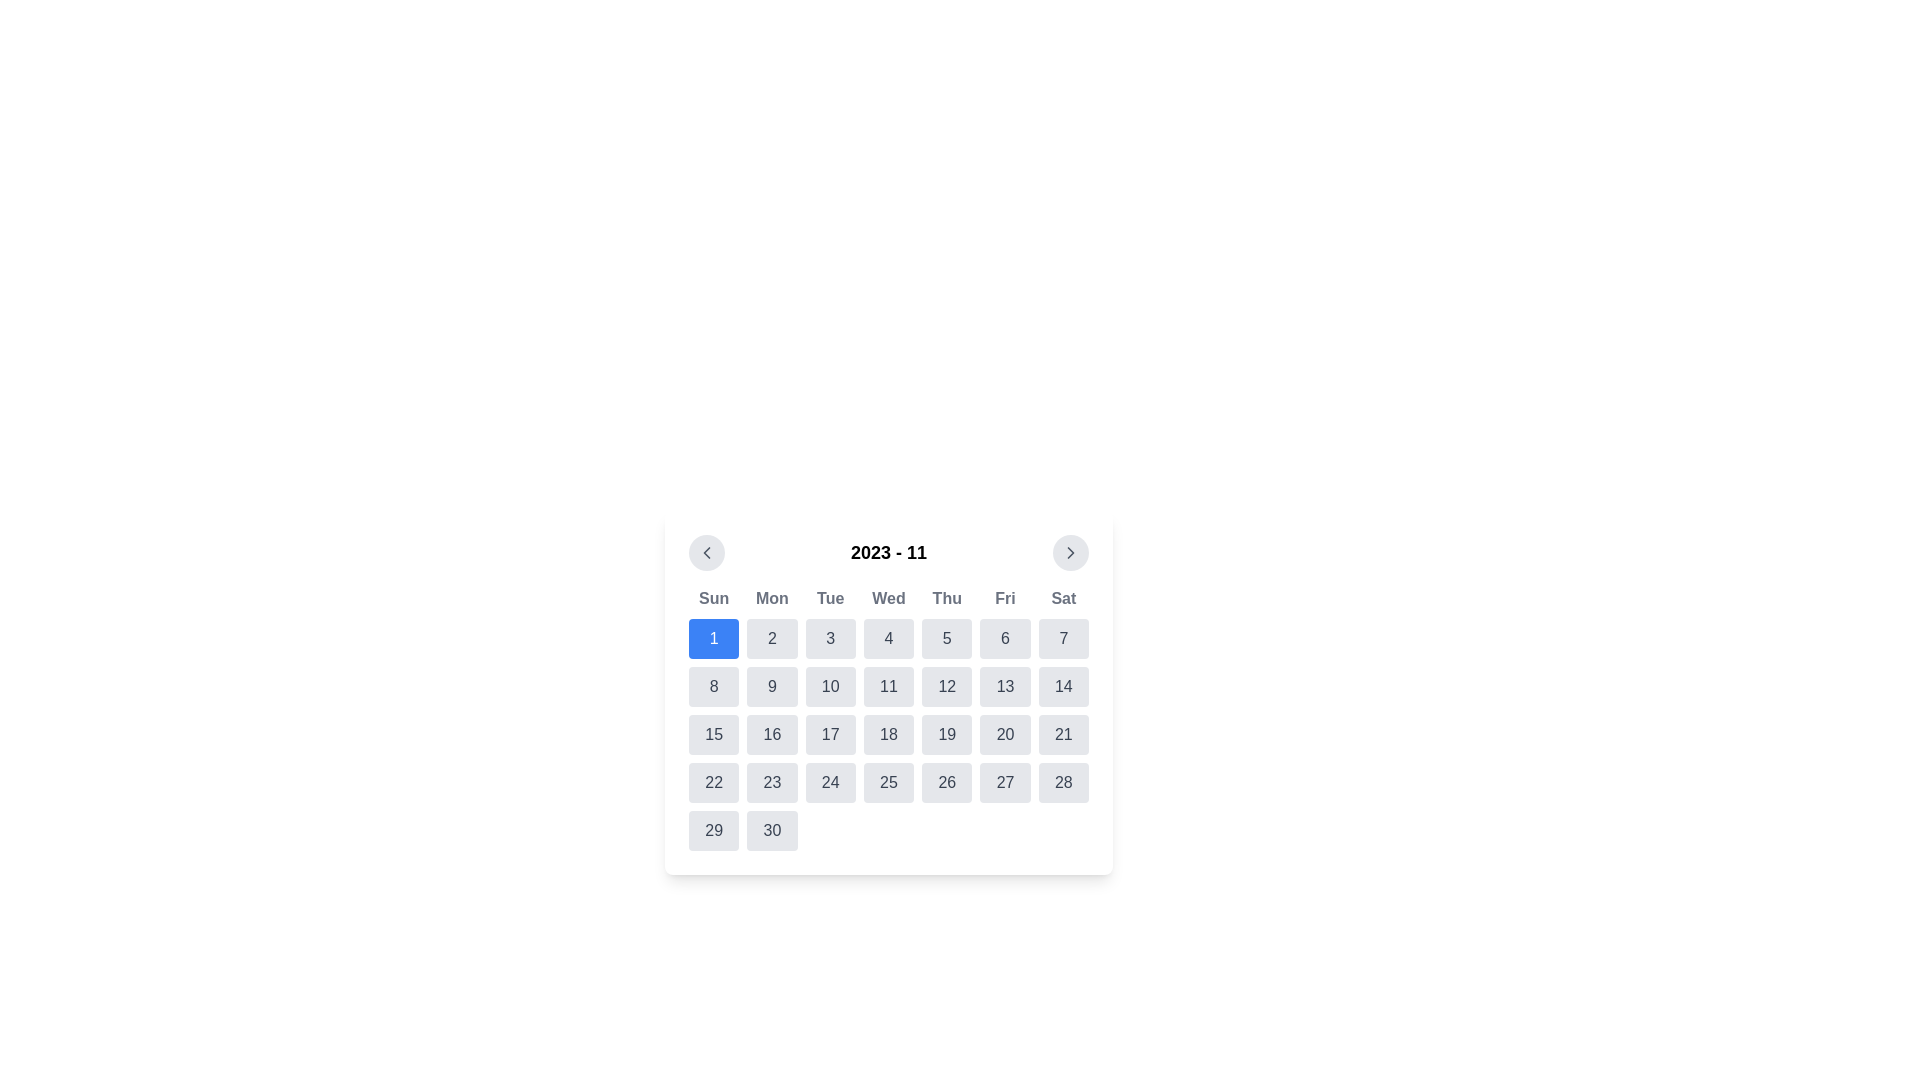  Describe the element at coordinates (1062, 782) in the screenshot. I see `the button representing a specific day in the calendar interface, located in the seventh column of the fourth row, to focus it` at that location.